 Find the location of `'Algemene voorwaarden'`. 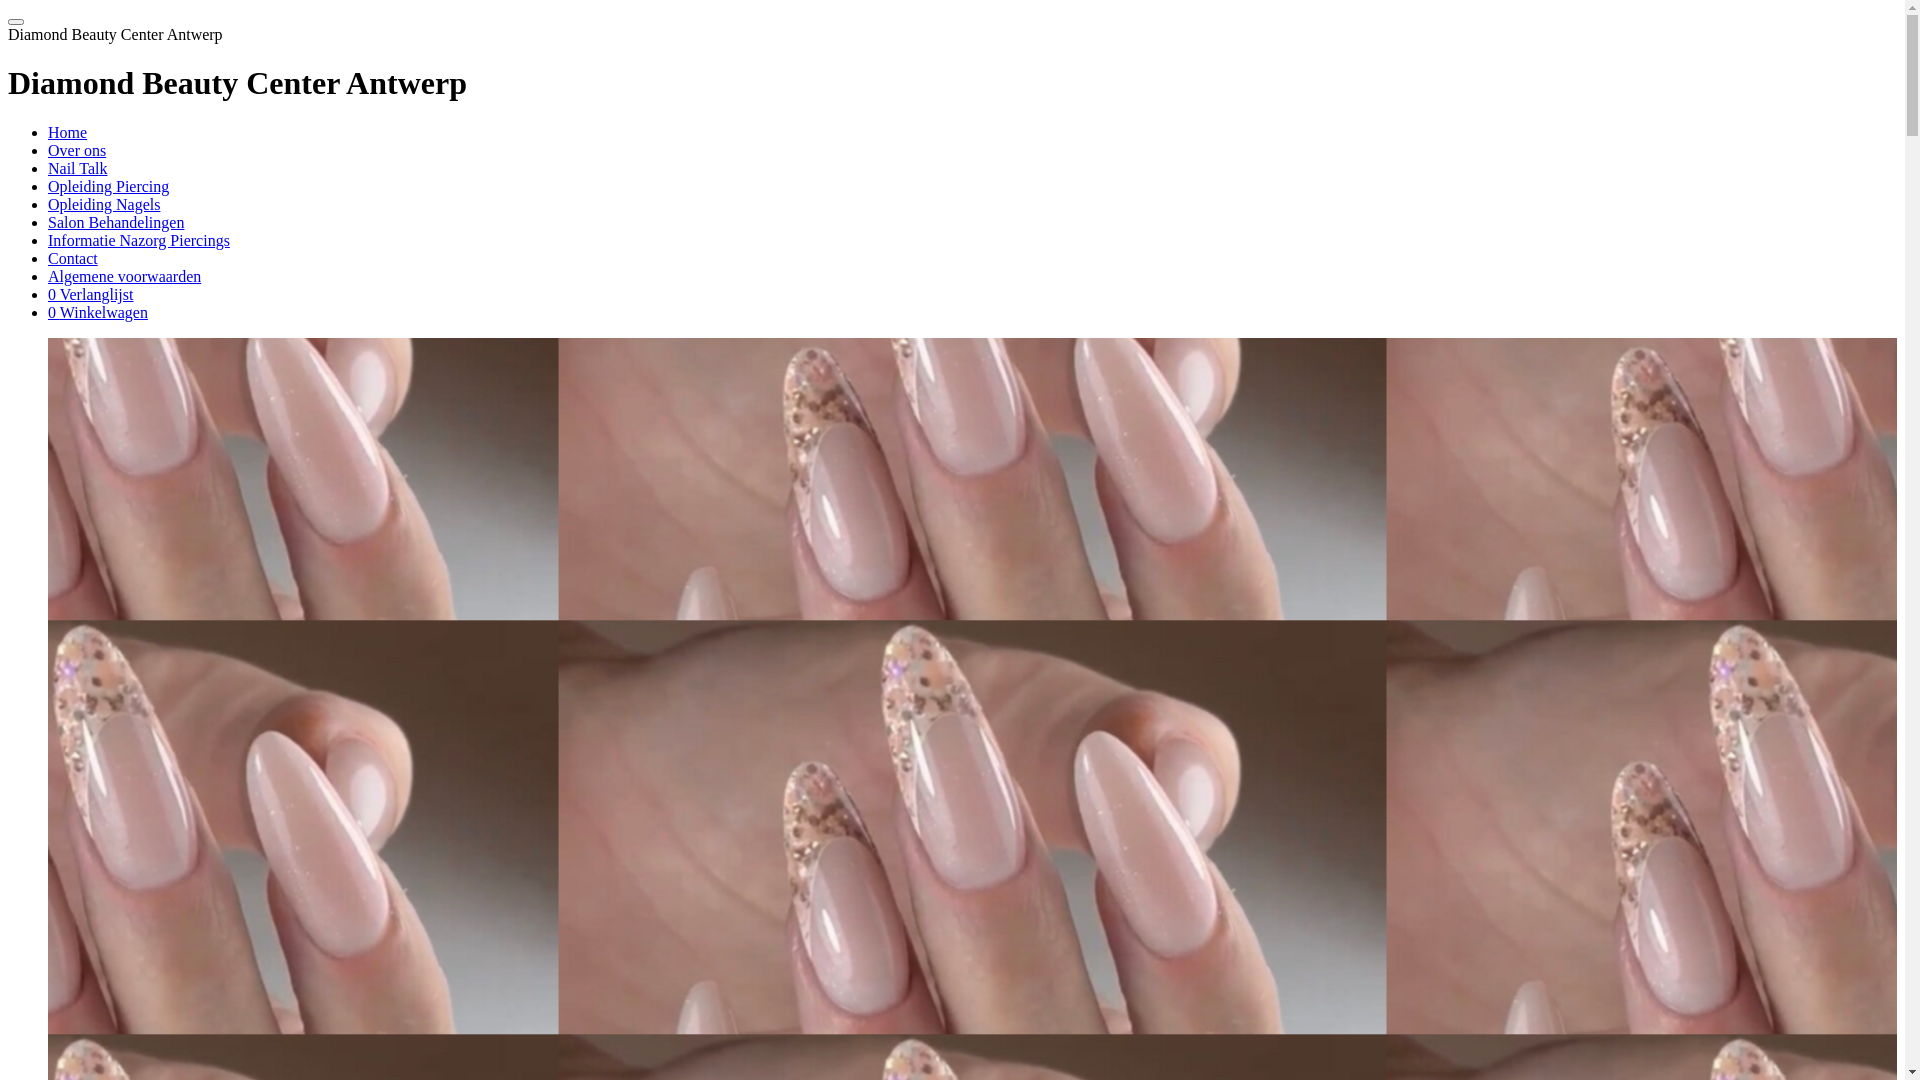

'Algemene voorwaarden' is located at coordinates (48, 276).